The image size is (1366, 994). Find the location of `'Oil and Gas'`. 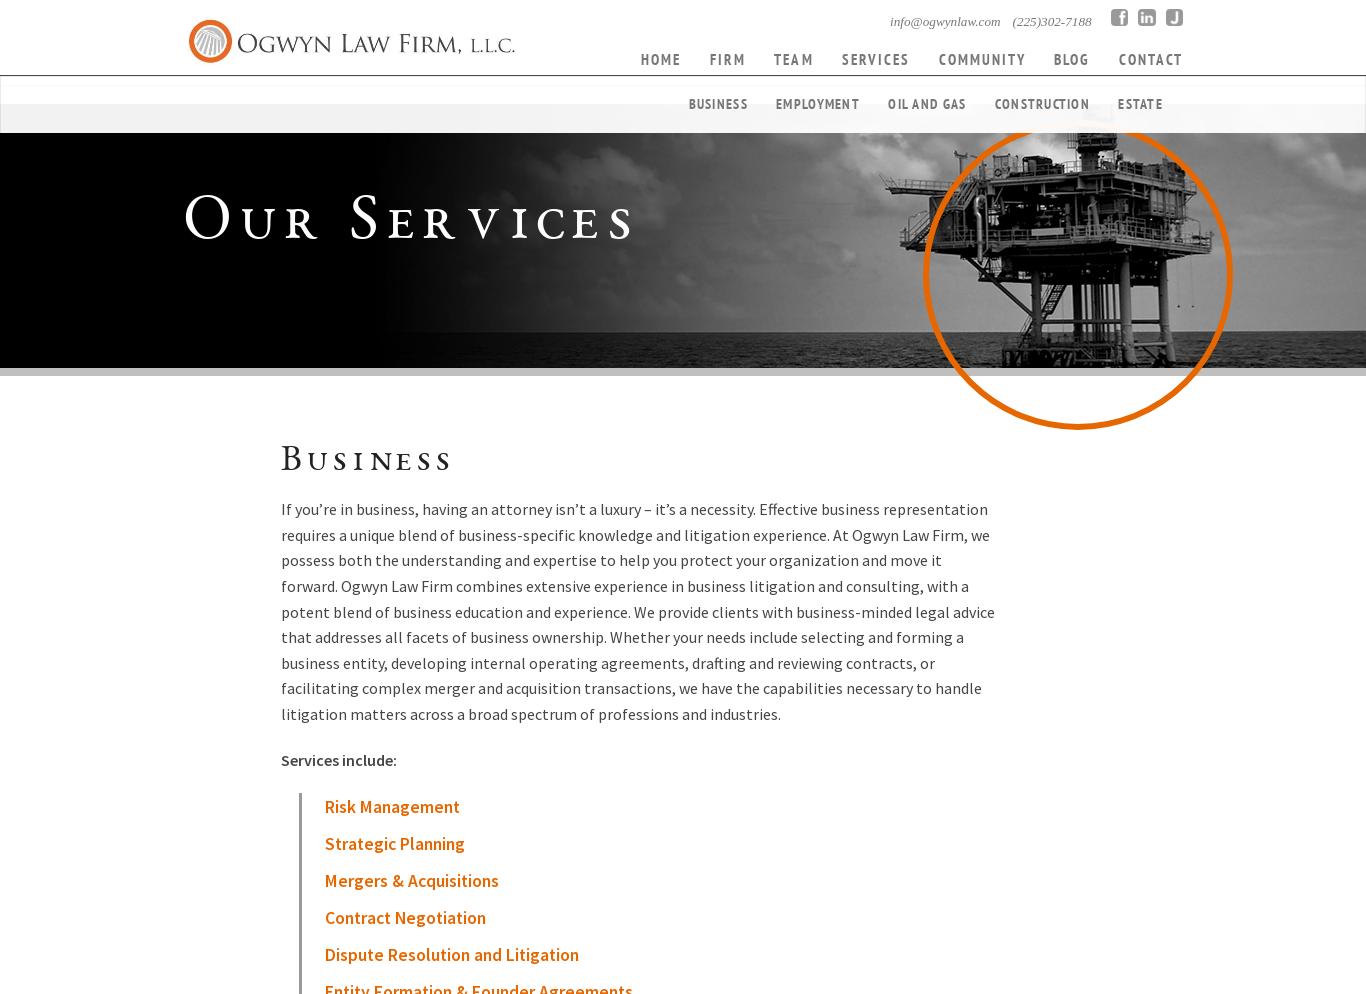

'Oil and Gas' is located at coordinates (926, 103).